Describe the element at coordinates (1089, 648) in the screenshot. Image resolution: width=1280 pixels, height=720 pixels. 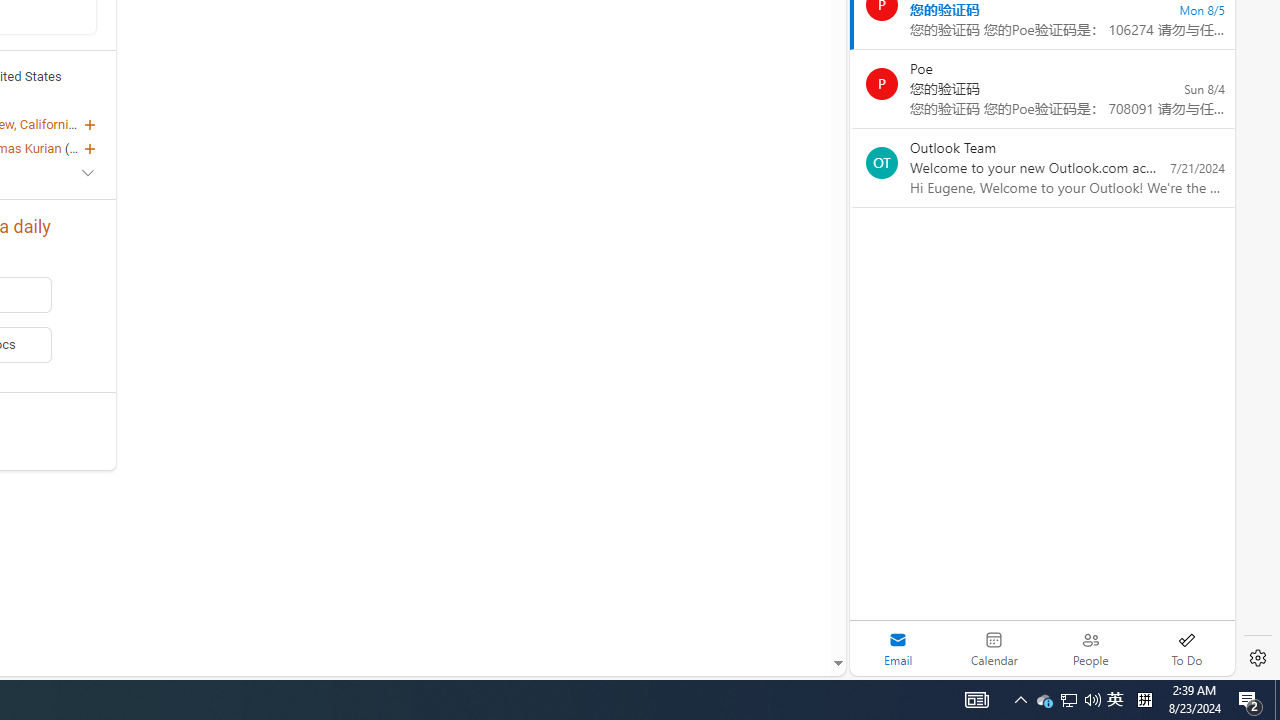
I see `'People'` at that location.